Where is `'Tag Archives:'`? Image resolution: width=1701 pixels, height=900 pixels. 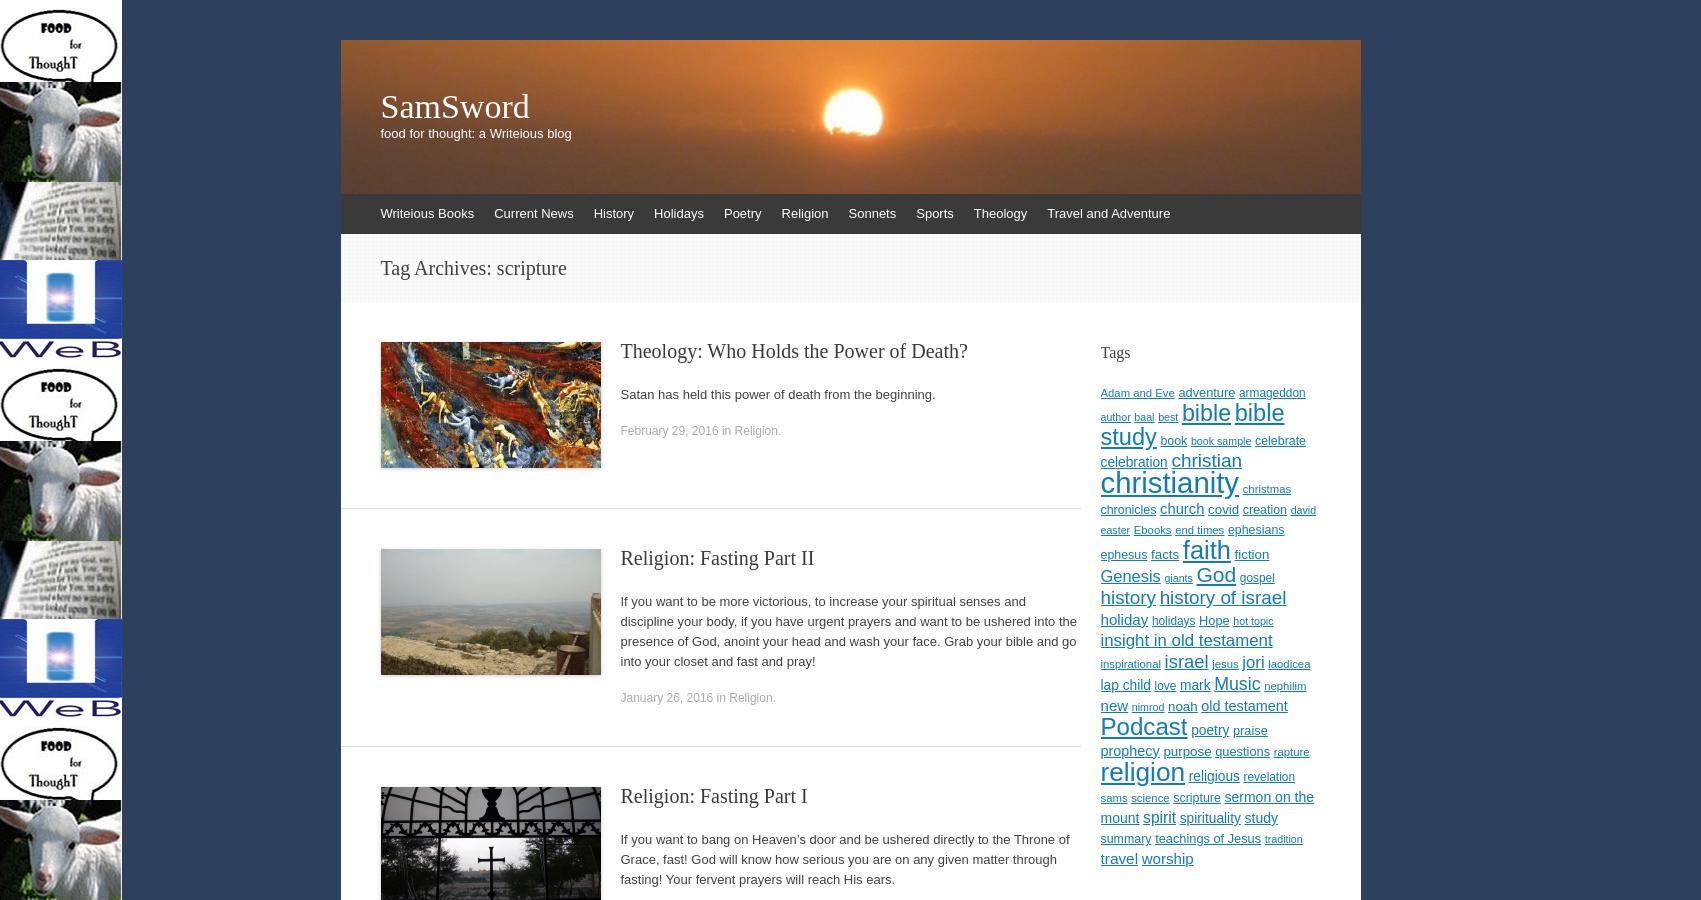 'Tag Archives:' is located at coordinates (437, 267).